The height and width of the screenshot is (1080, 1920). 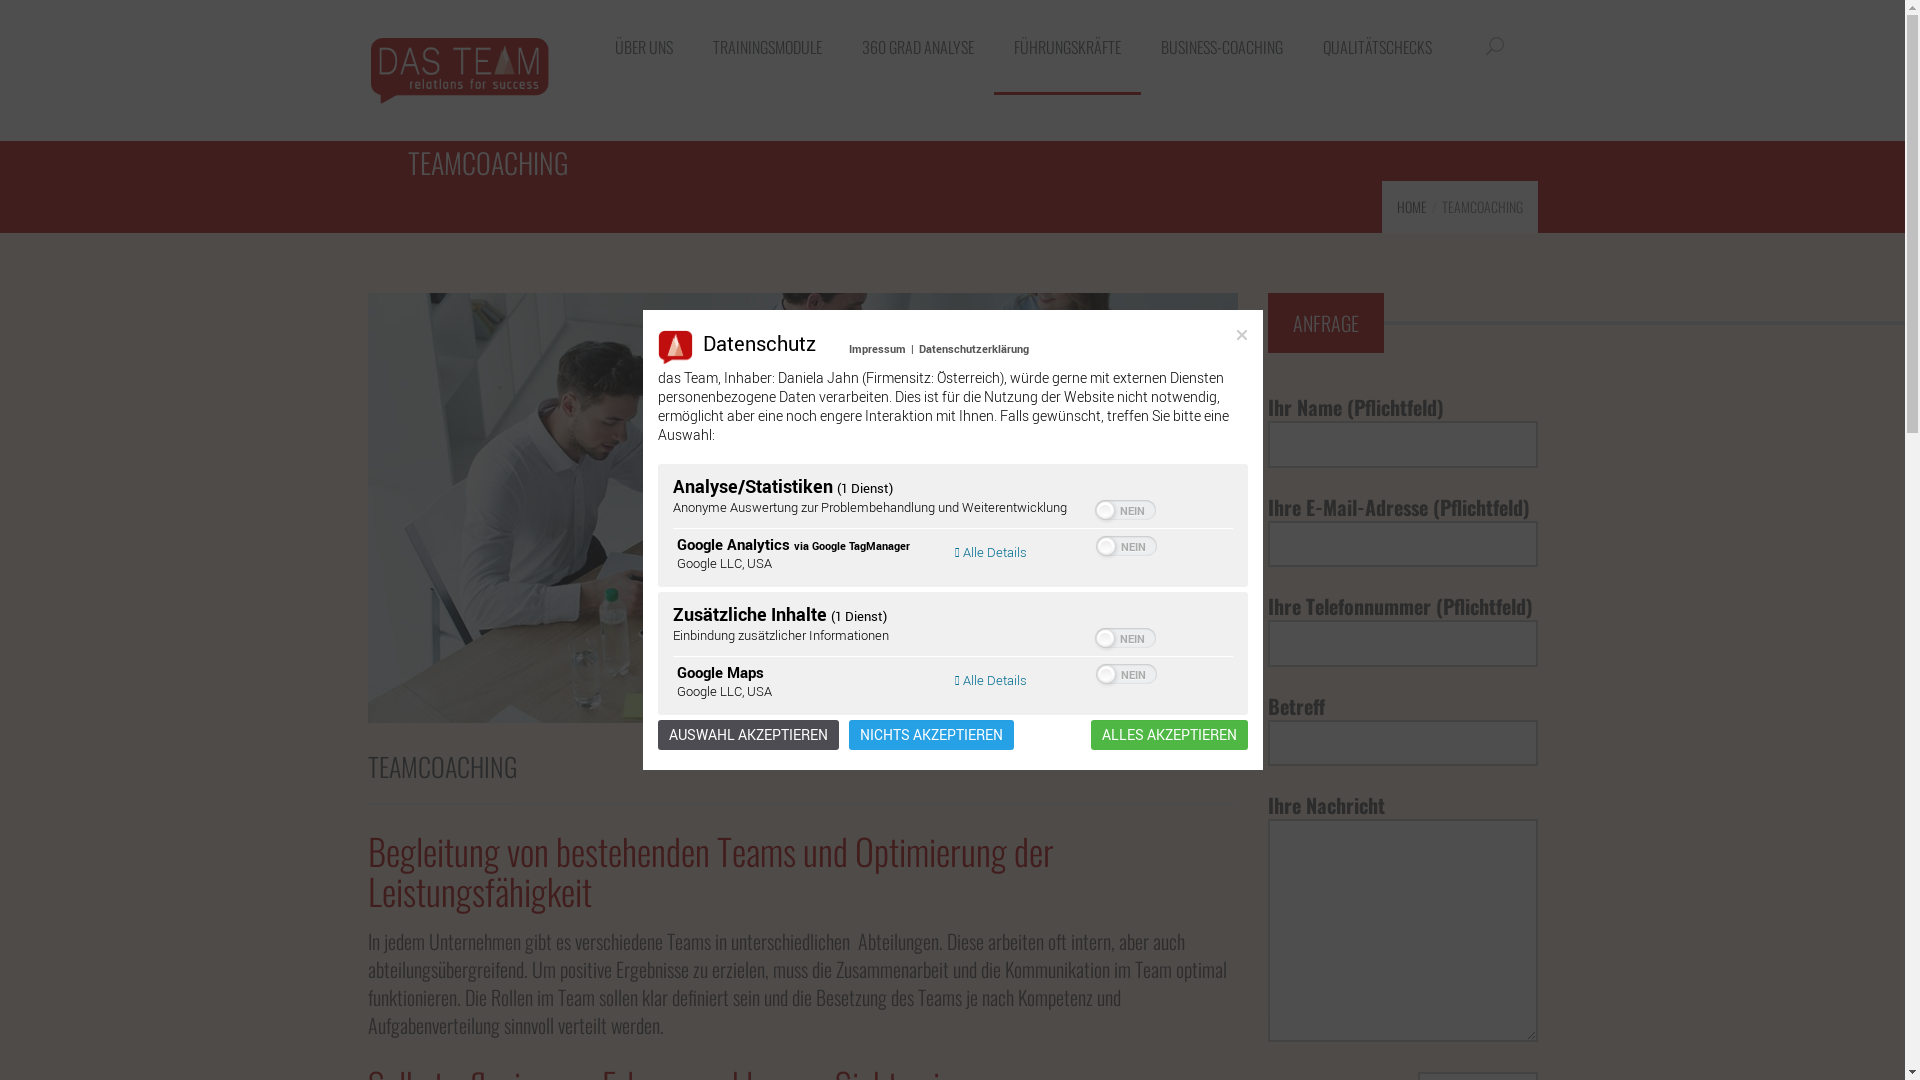 What do you see at coordinates (747, 735) in the screenshot?
I see `'AUSWAHL AKZEPTIEREN'` at bounding box center [747, 735].